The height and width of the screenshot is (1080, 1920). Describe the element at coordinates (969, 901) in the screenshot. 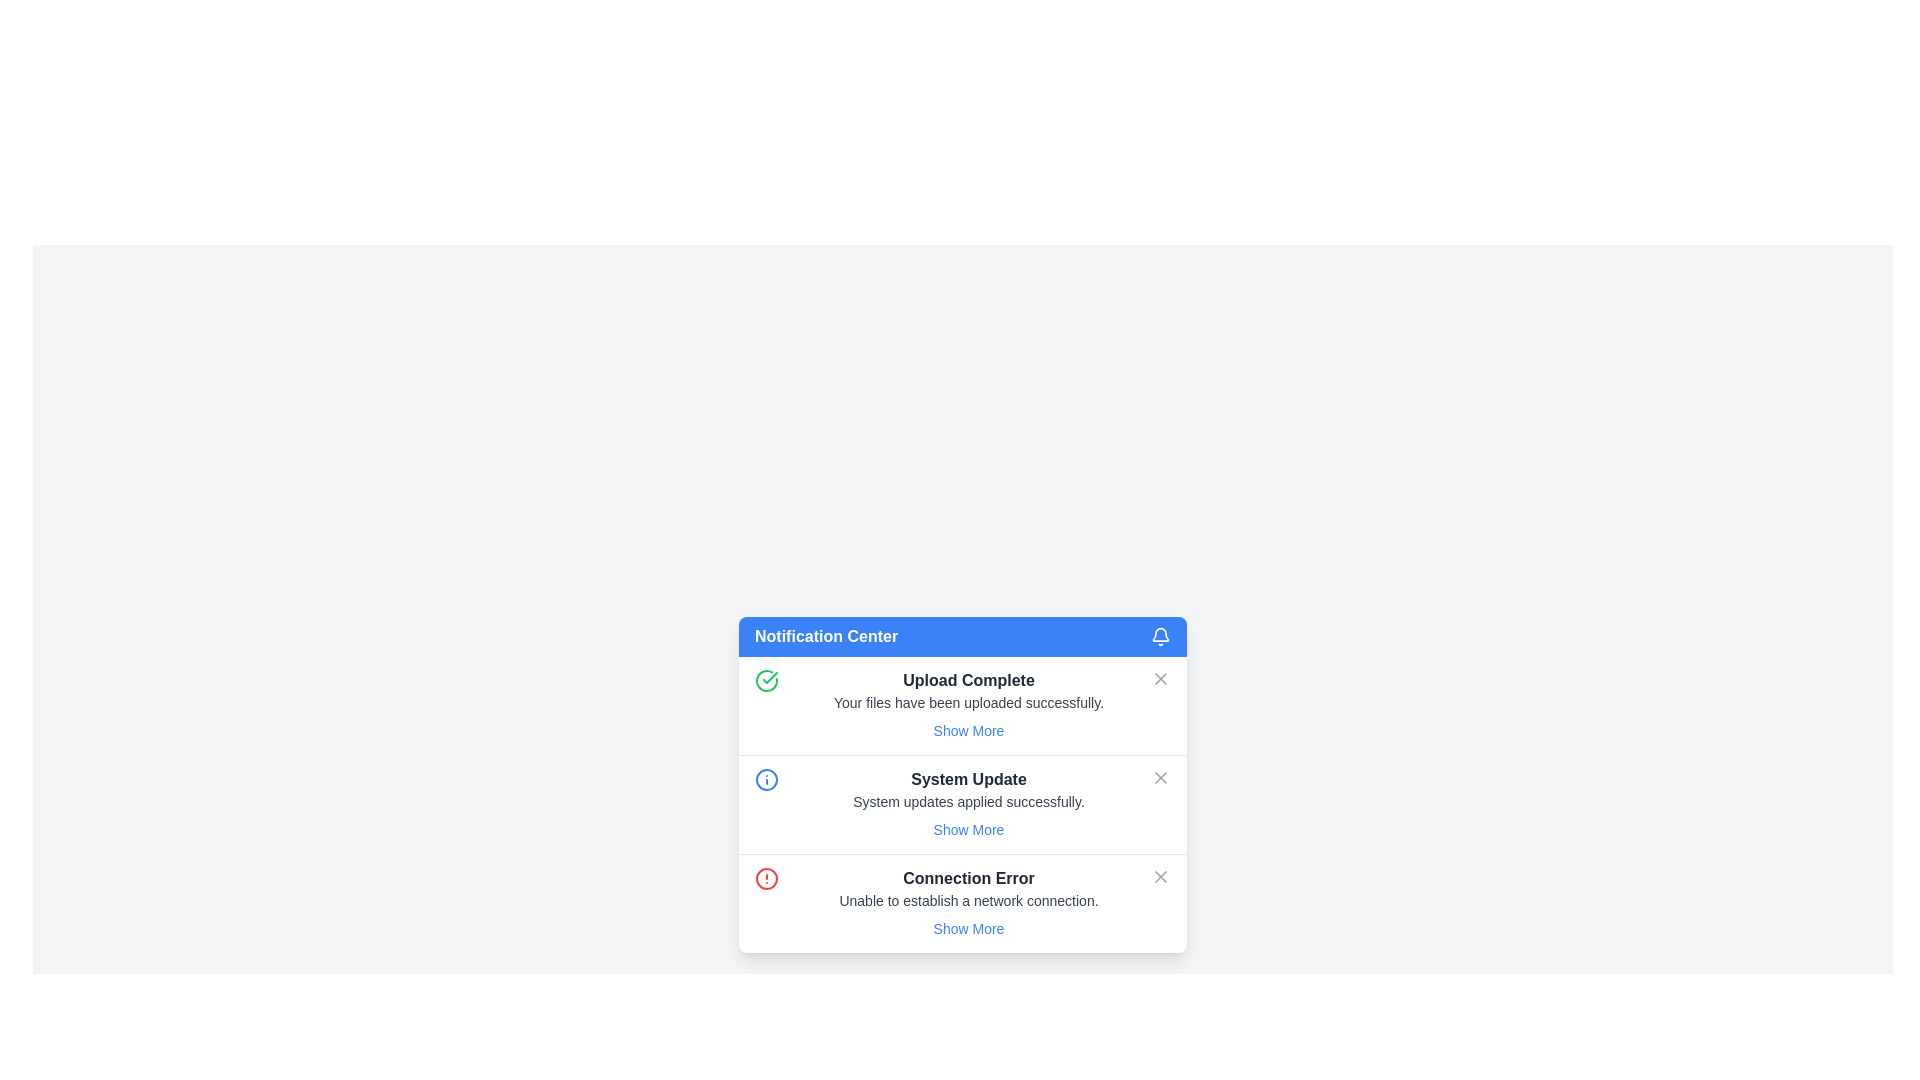

I see `the error message text label that describes the failed network connectivity, which is located below the title 'Connection Error' and above the 'Show More' link` at that location.